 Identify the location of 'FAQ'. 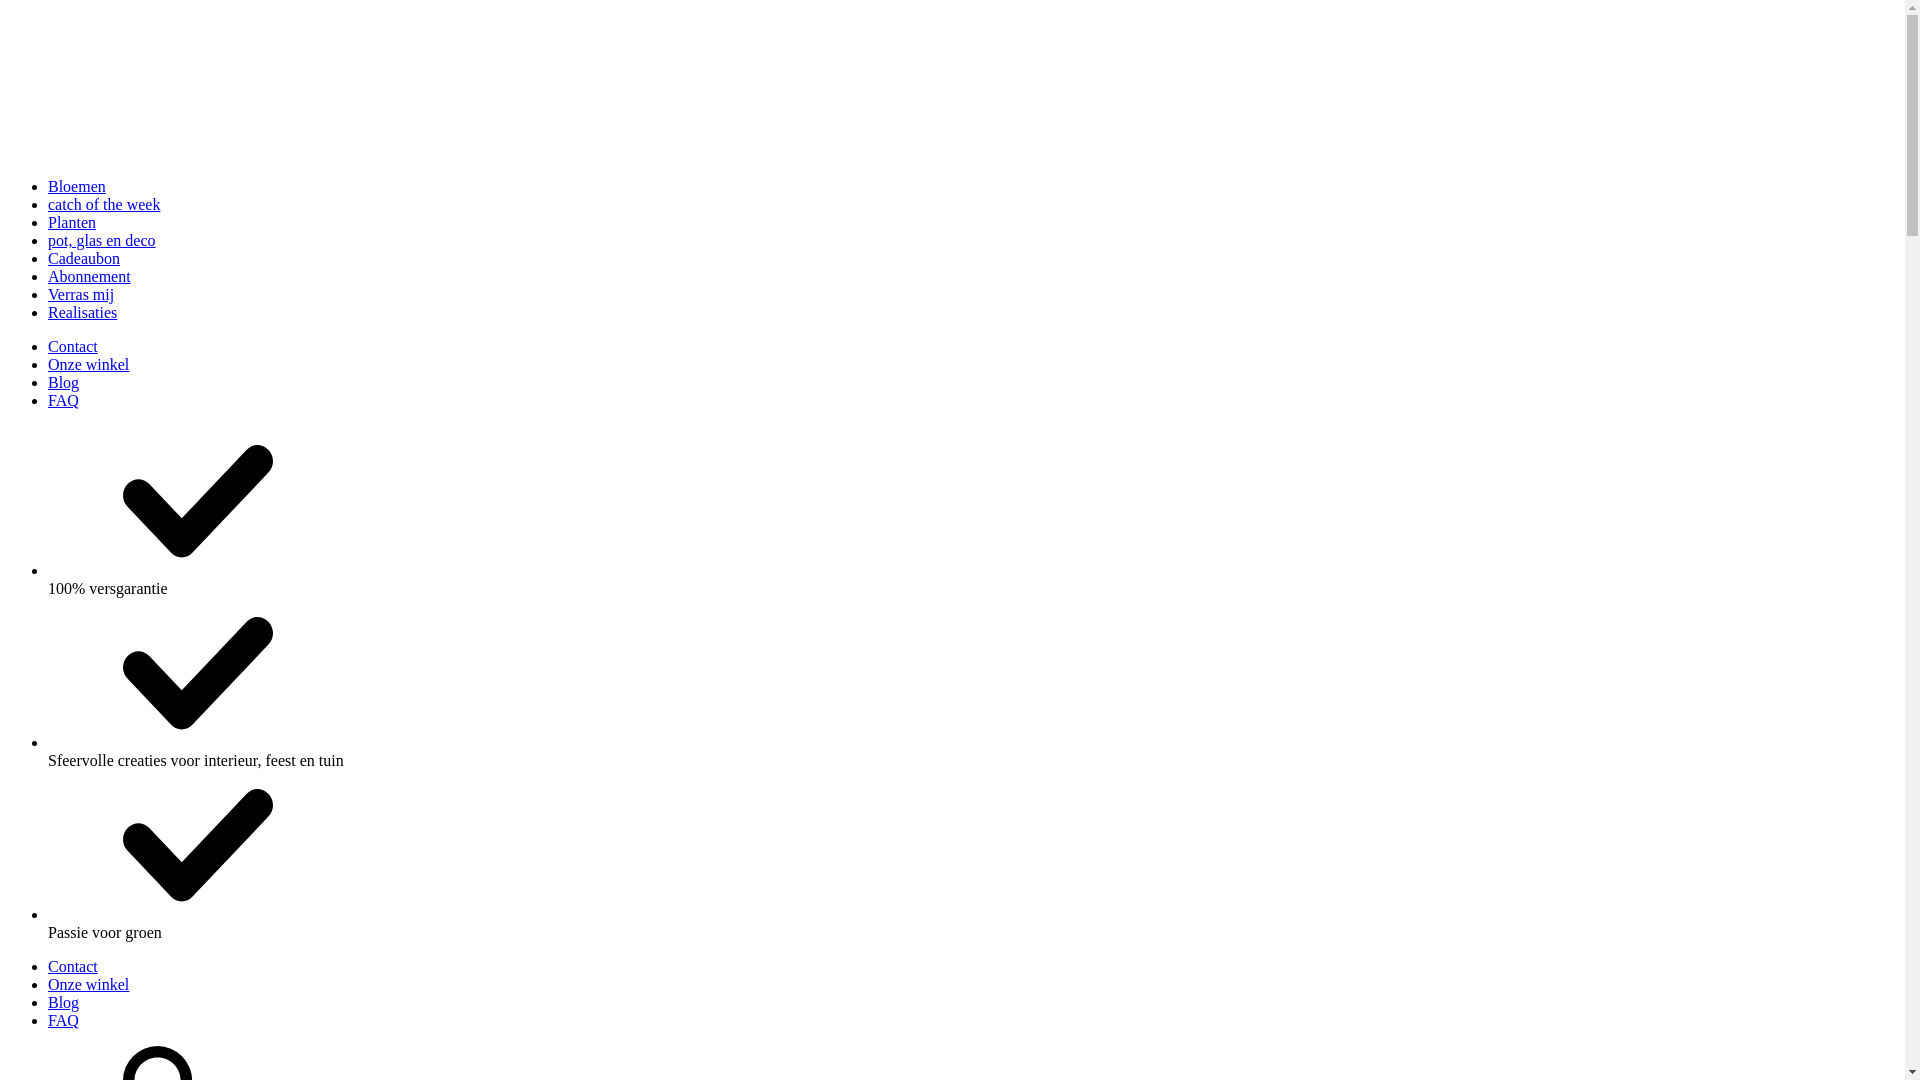
(48, 1020).